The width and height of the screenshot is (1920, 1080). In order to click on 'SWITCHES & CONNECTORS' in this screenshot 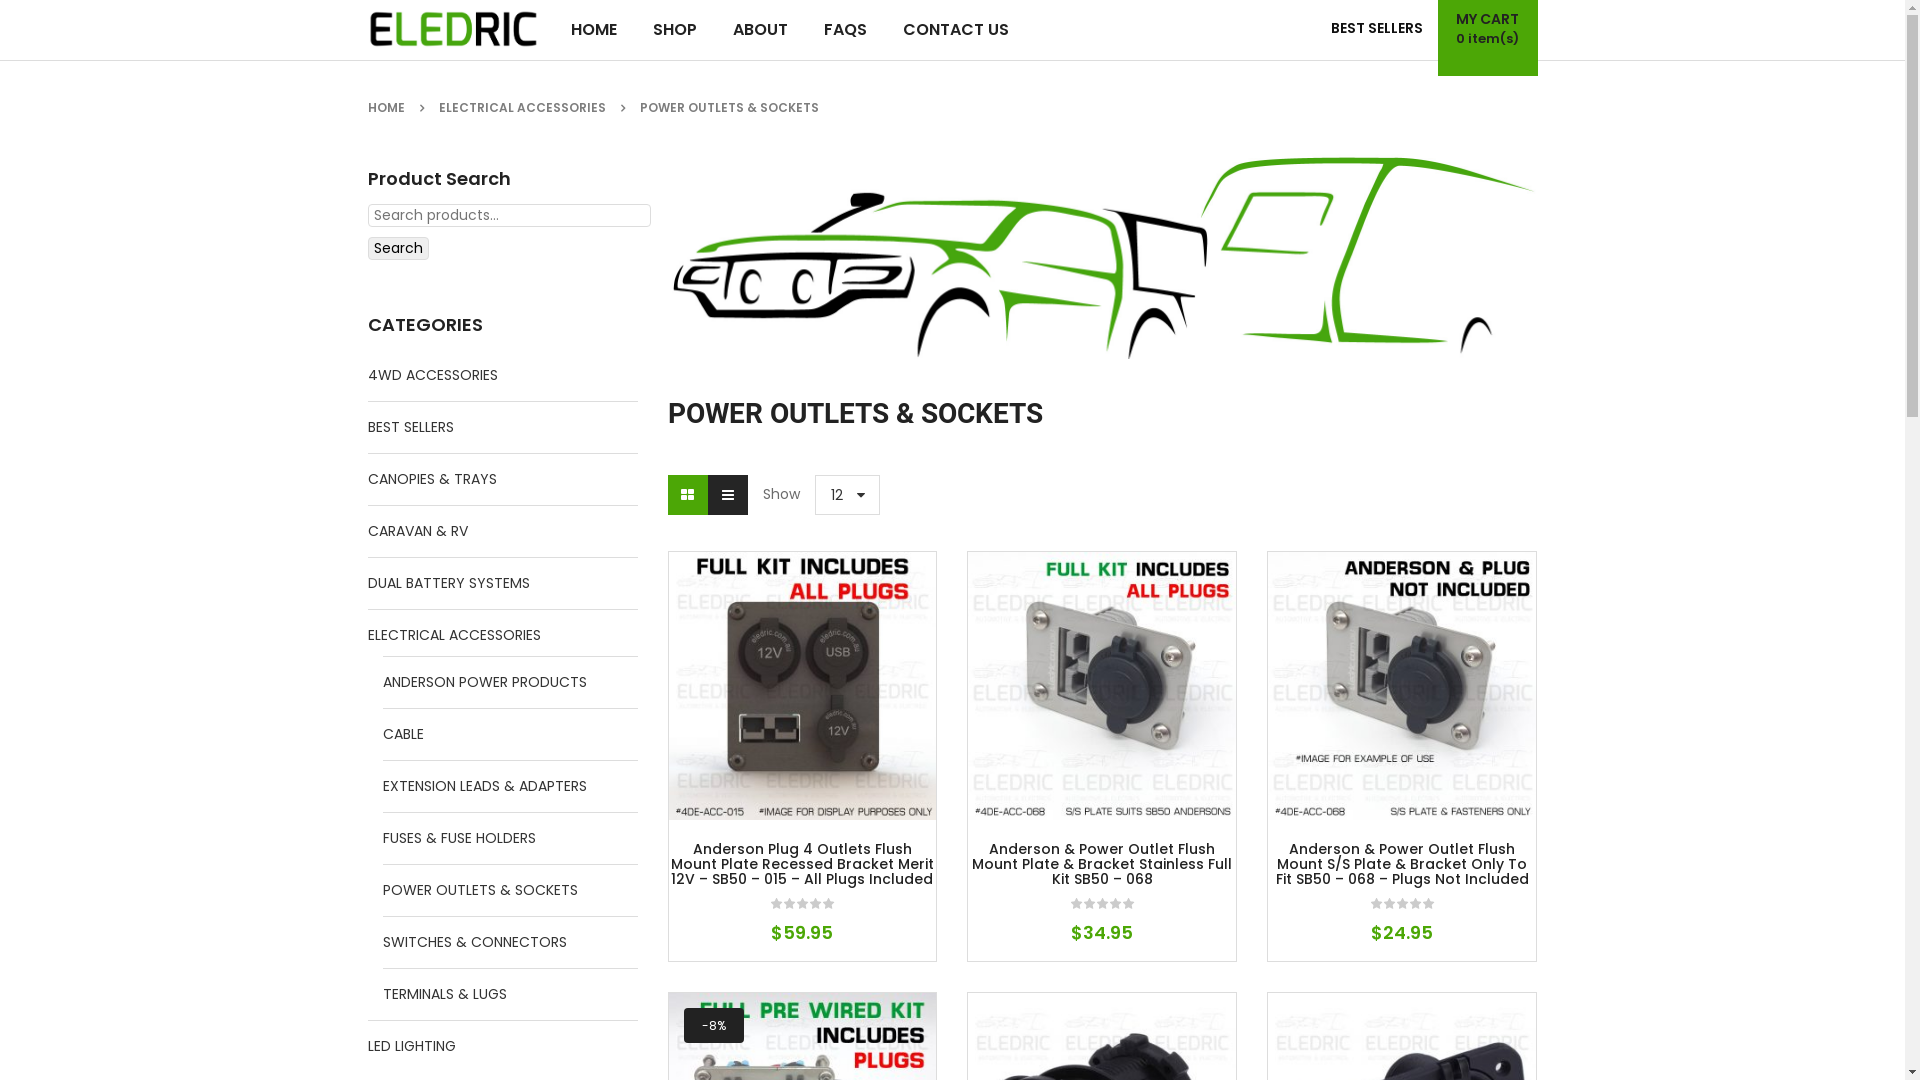, I will do `click(382, 942)`.